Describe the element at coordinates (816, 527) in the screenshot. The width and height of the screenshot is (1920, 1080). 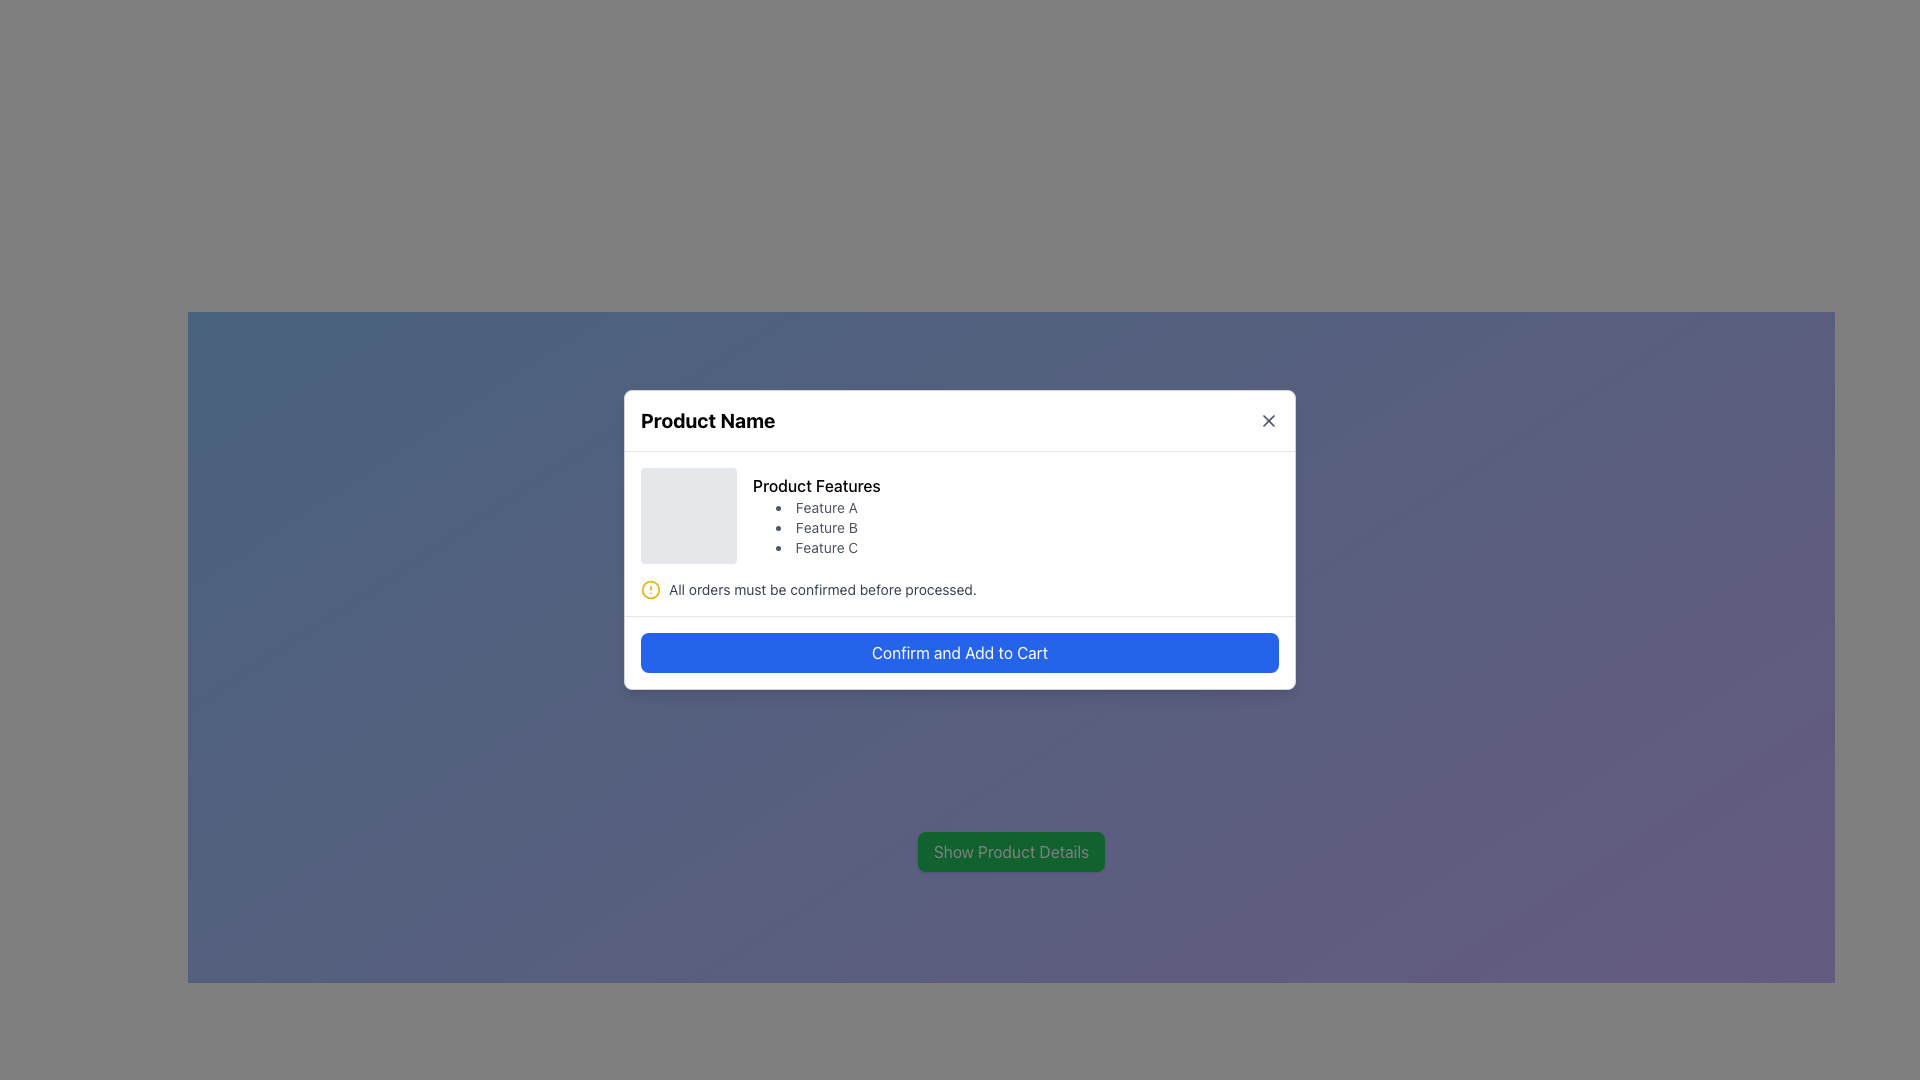
I see `the Text Label that lists 'Feature B' in the vertical bulleted list of product features within the 'Product Features' section of the pop-up card` at that location.